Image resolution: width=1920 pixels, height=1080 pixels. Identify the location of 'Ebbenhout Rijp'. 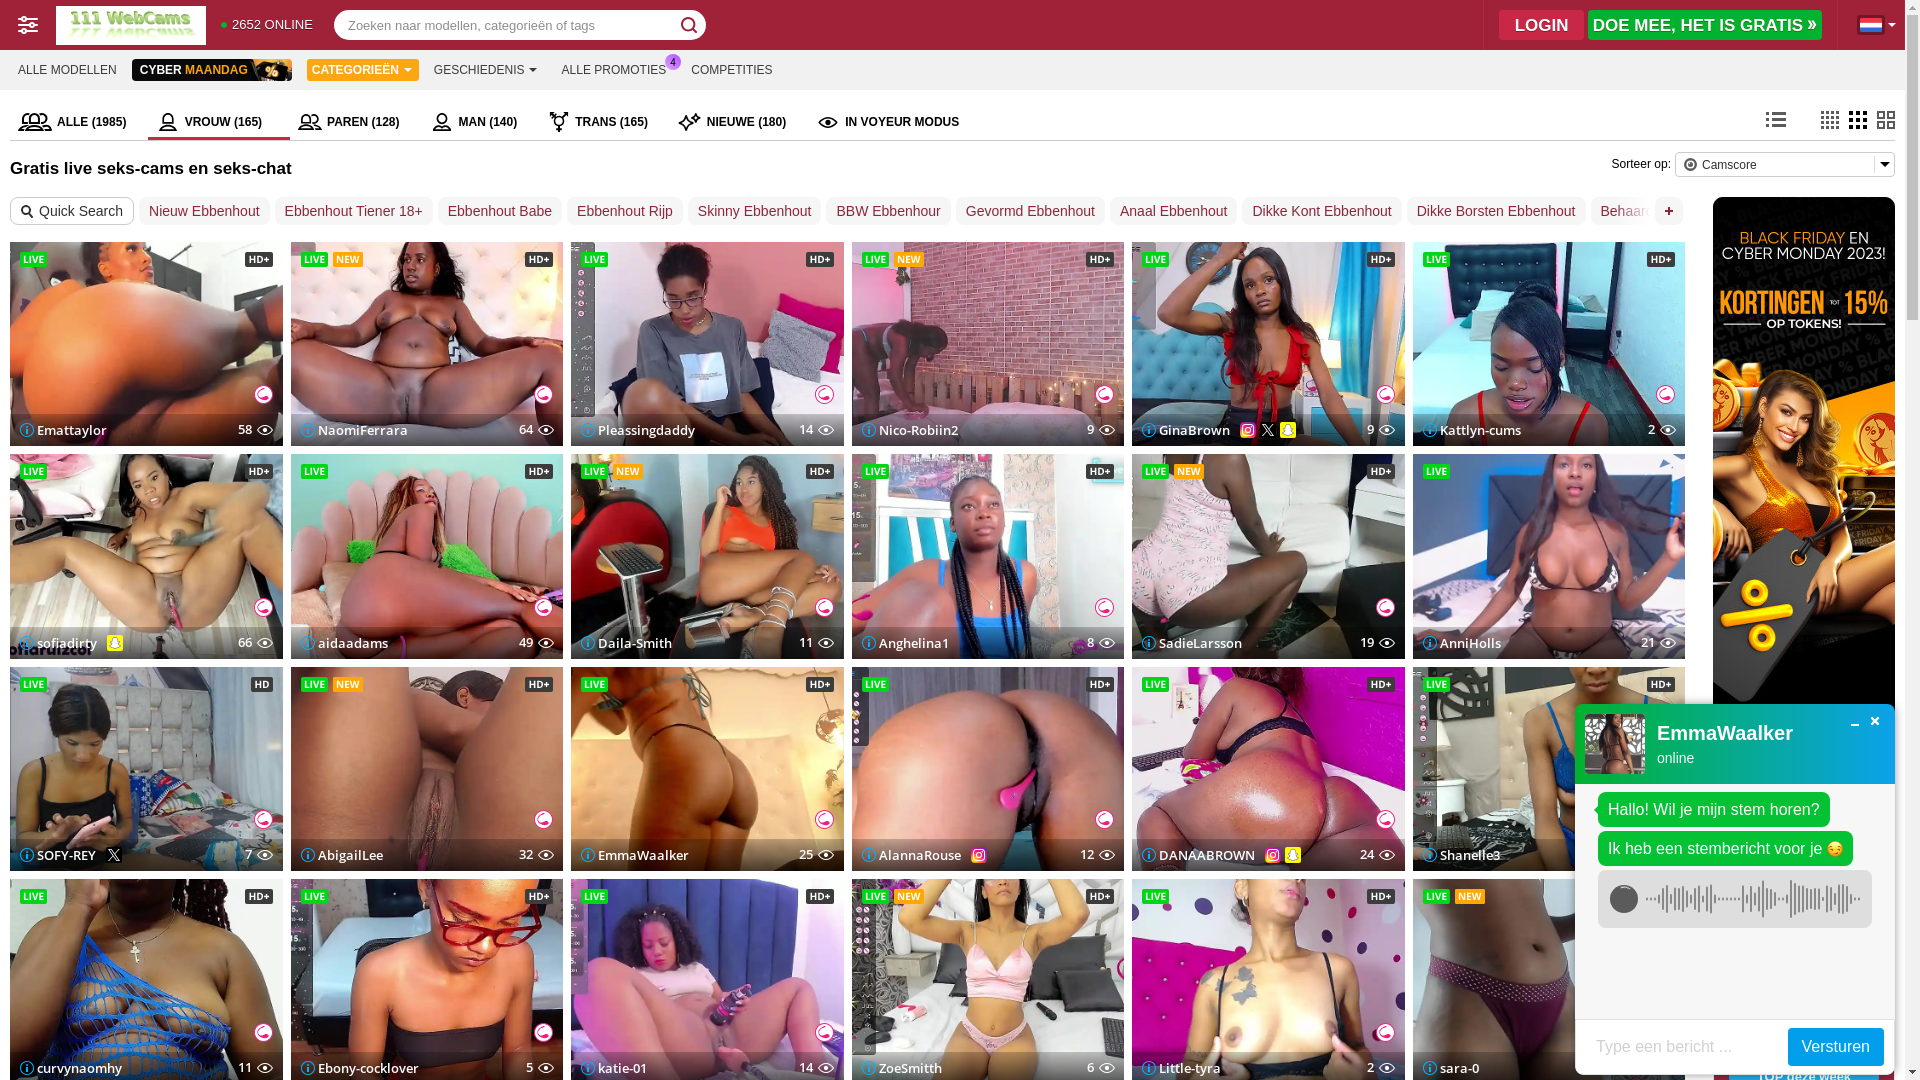
(565, 211).